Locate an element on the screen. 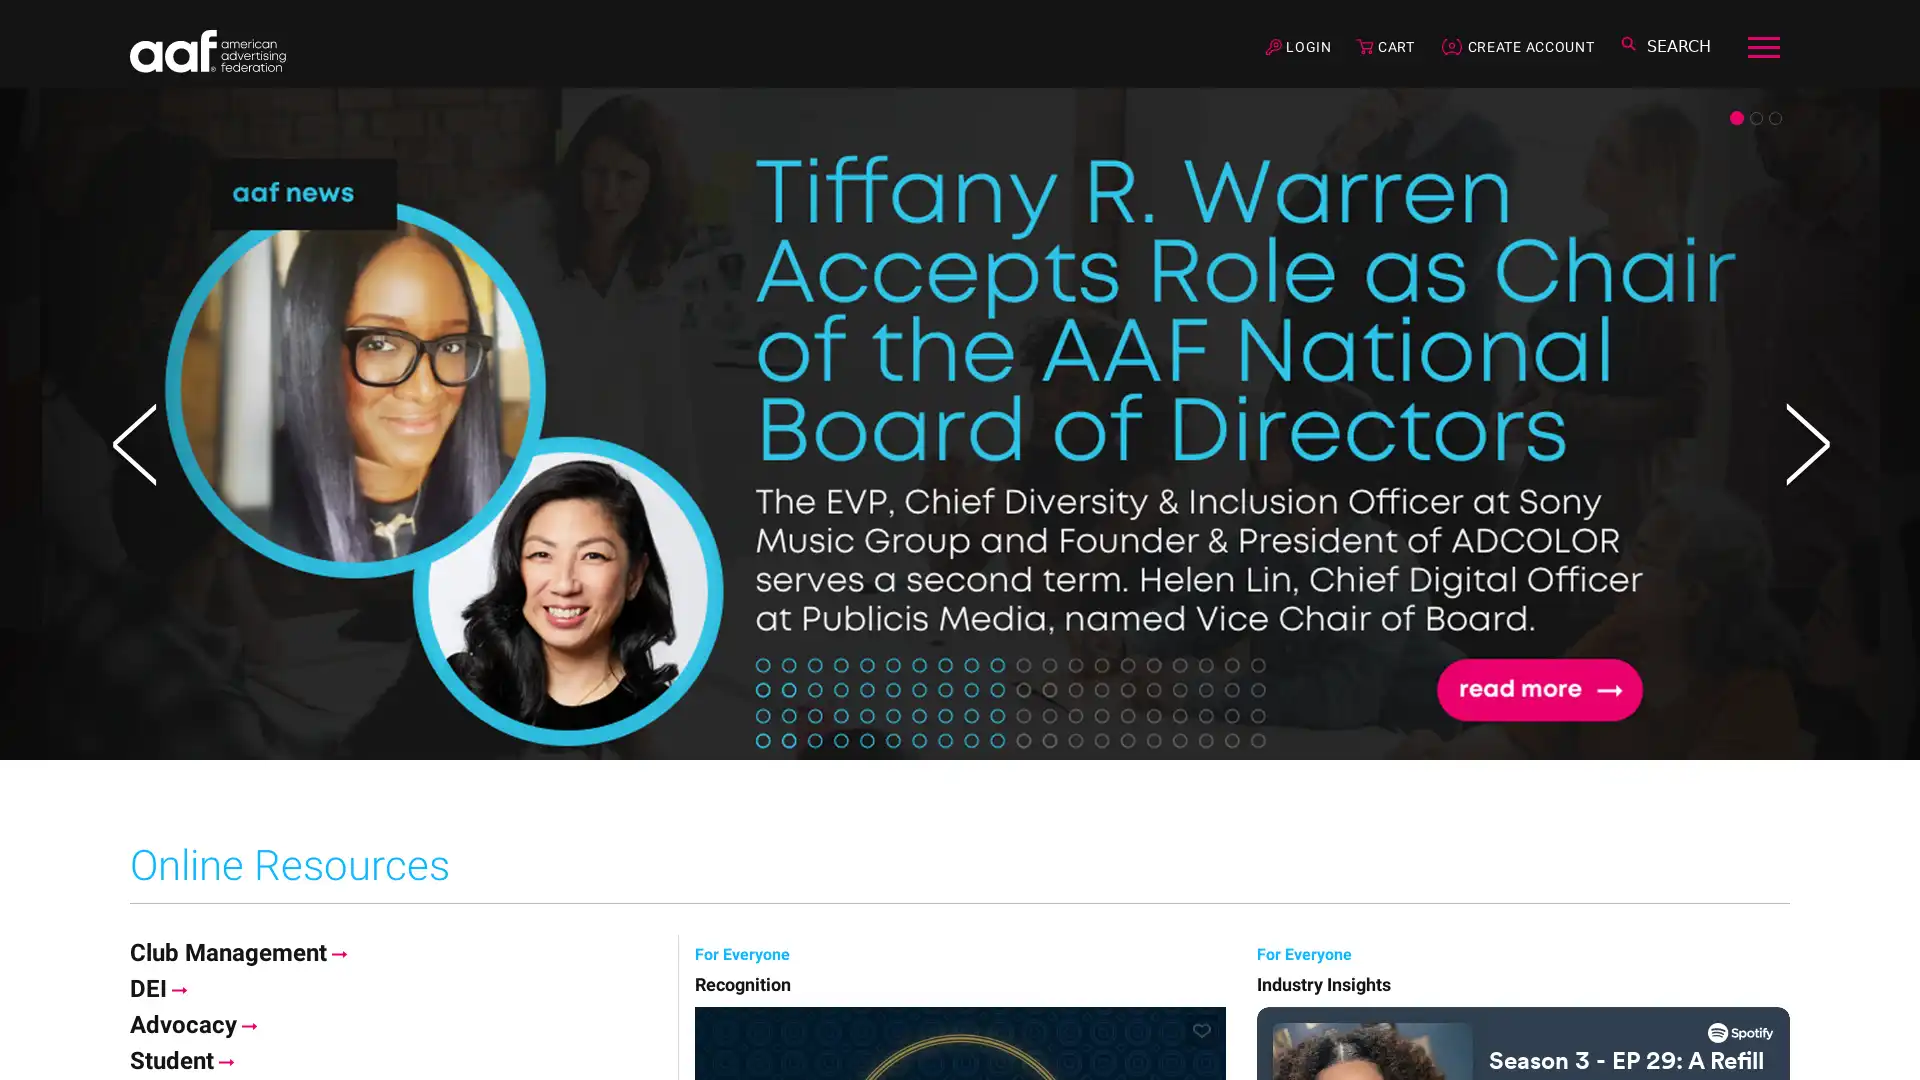  Toggle navigation is located at coordinates (1771, 45).